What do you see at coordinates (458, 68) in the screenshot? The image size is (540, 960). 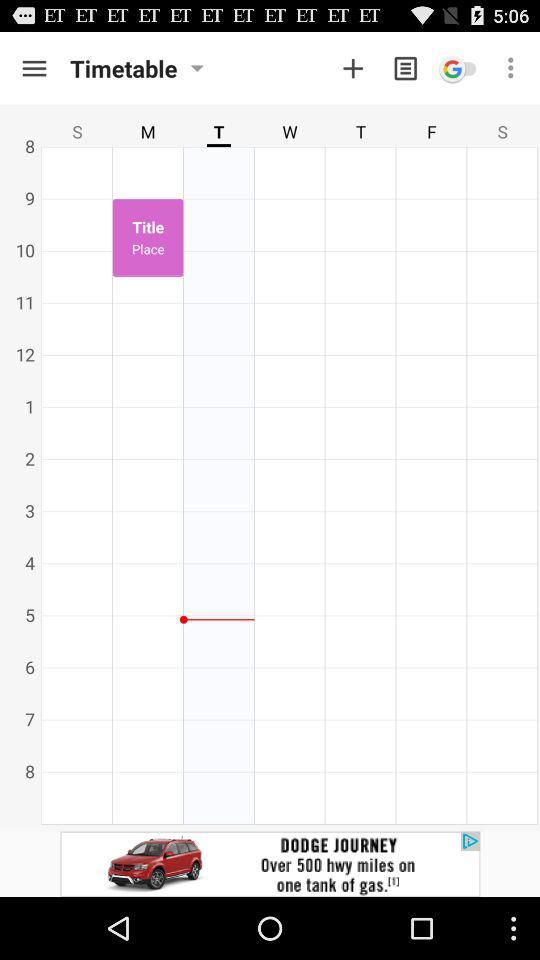 I see `icon` at bounding box center [458, 68].